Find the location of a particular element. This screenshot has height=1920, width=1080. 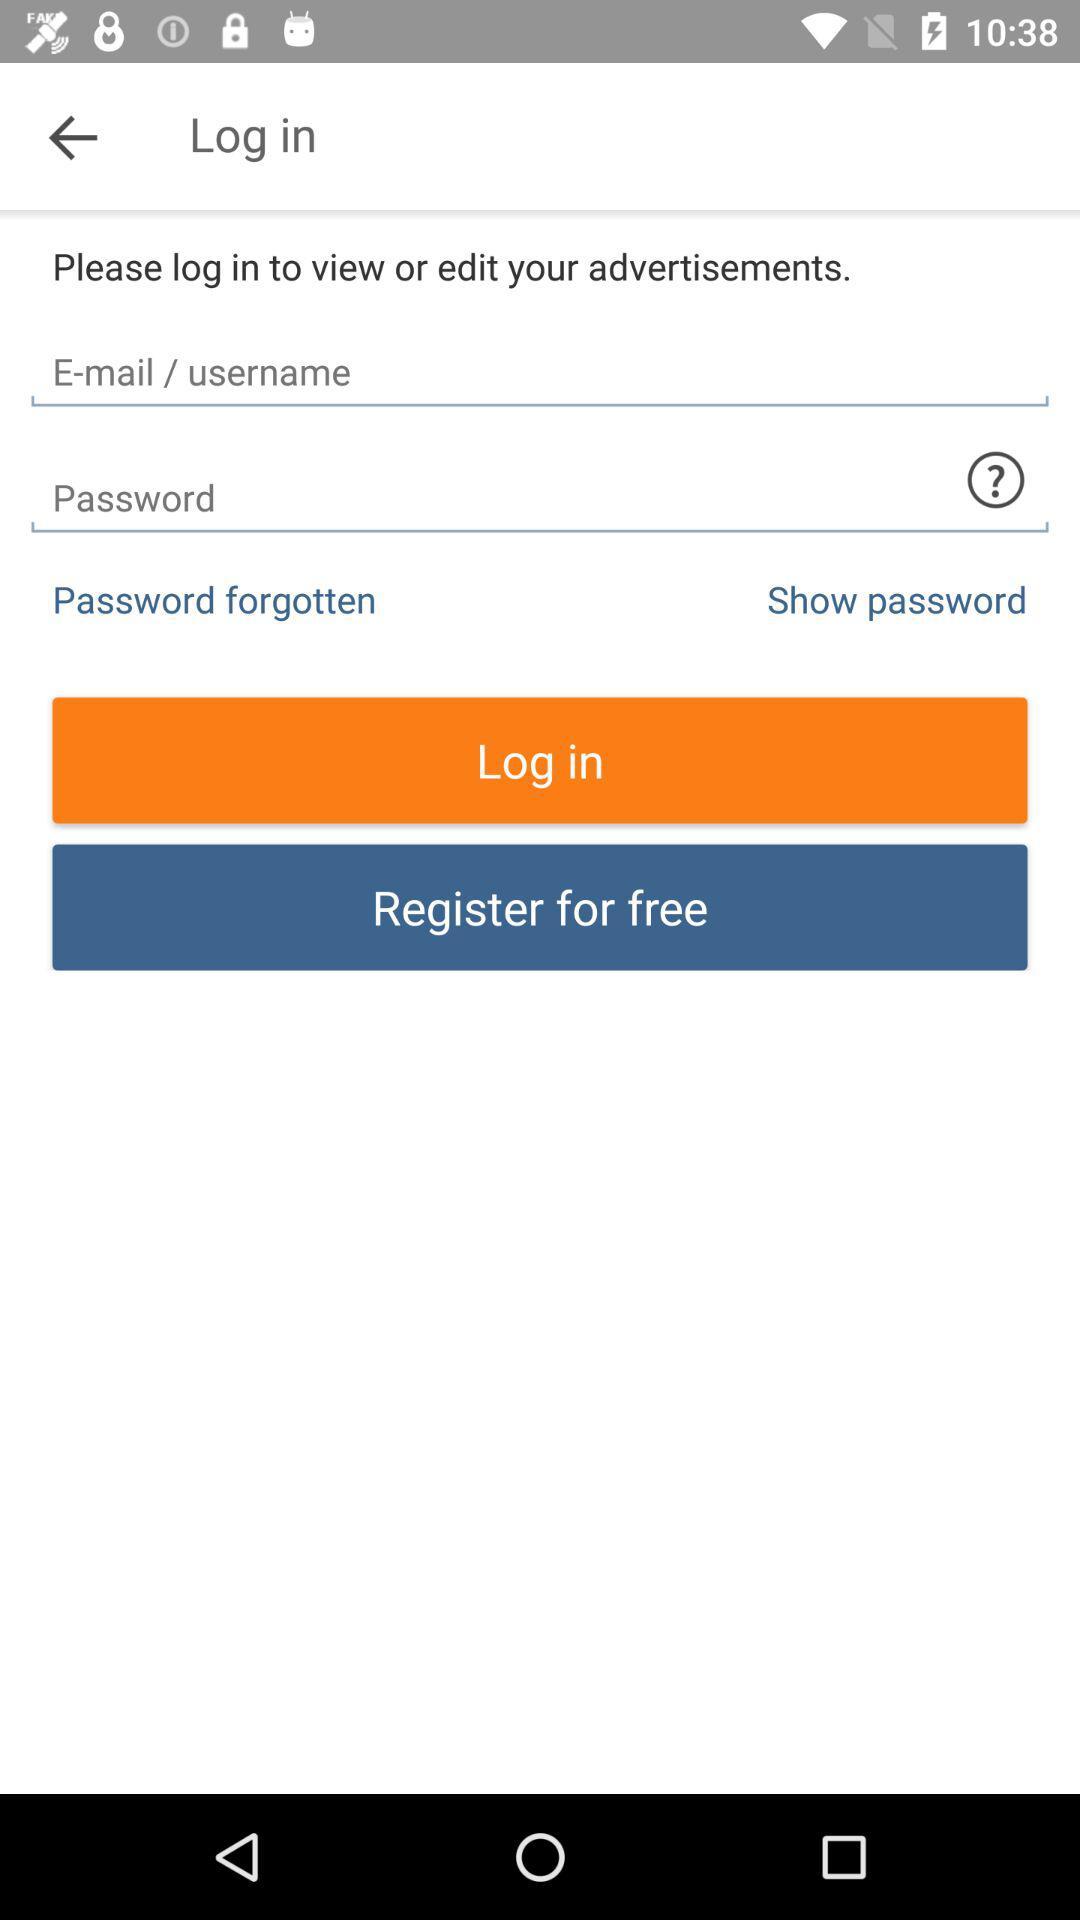

the item next to the password forgotten item is located at coordinates (896, 598).